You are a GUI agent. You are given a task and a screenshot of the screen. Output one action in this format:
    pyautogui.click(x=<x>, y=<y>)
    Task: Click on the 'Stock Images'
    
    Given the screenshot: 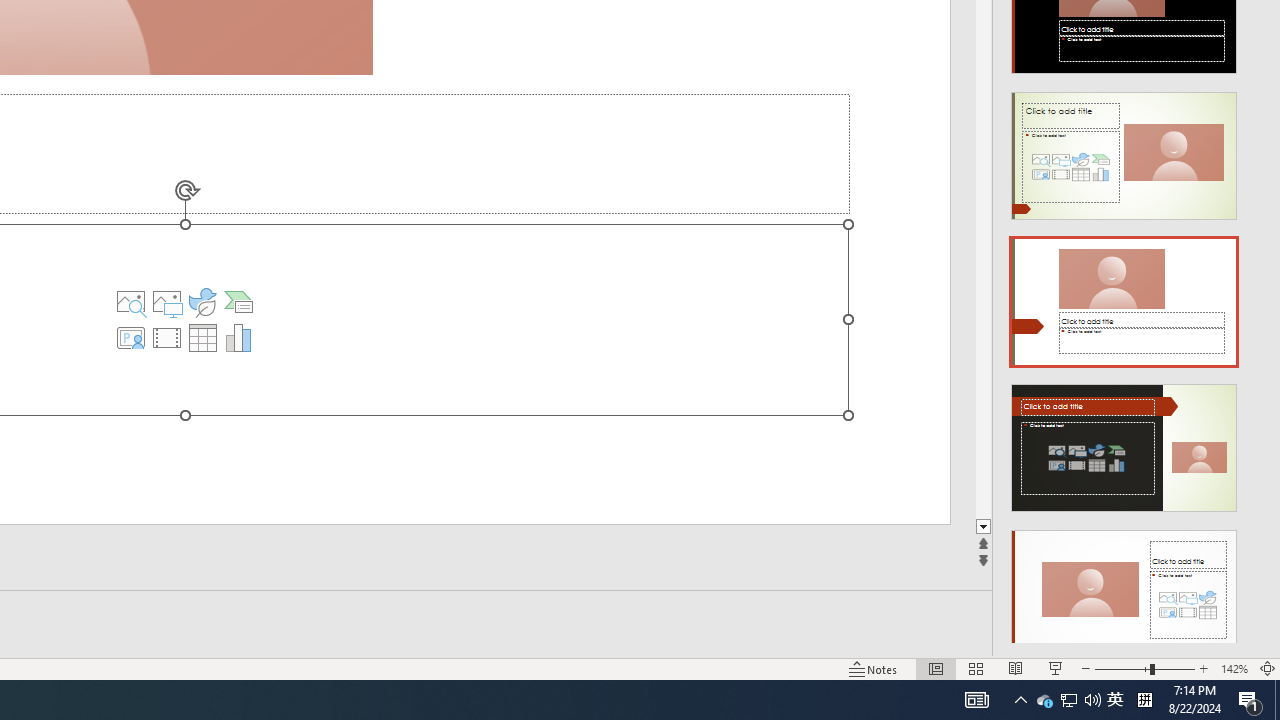 What is the action you would take?
    pyautogui.click(x=130, y=302)
    